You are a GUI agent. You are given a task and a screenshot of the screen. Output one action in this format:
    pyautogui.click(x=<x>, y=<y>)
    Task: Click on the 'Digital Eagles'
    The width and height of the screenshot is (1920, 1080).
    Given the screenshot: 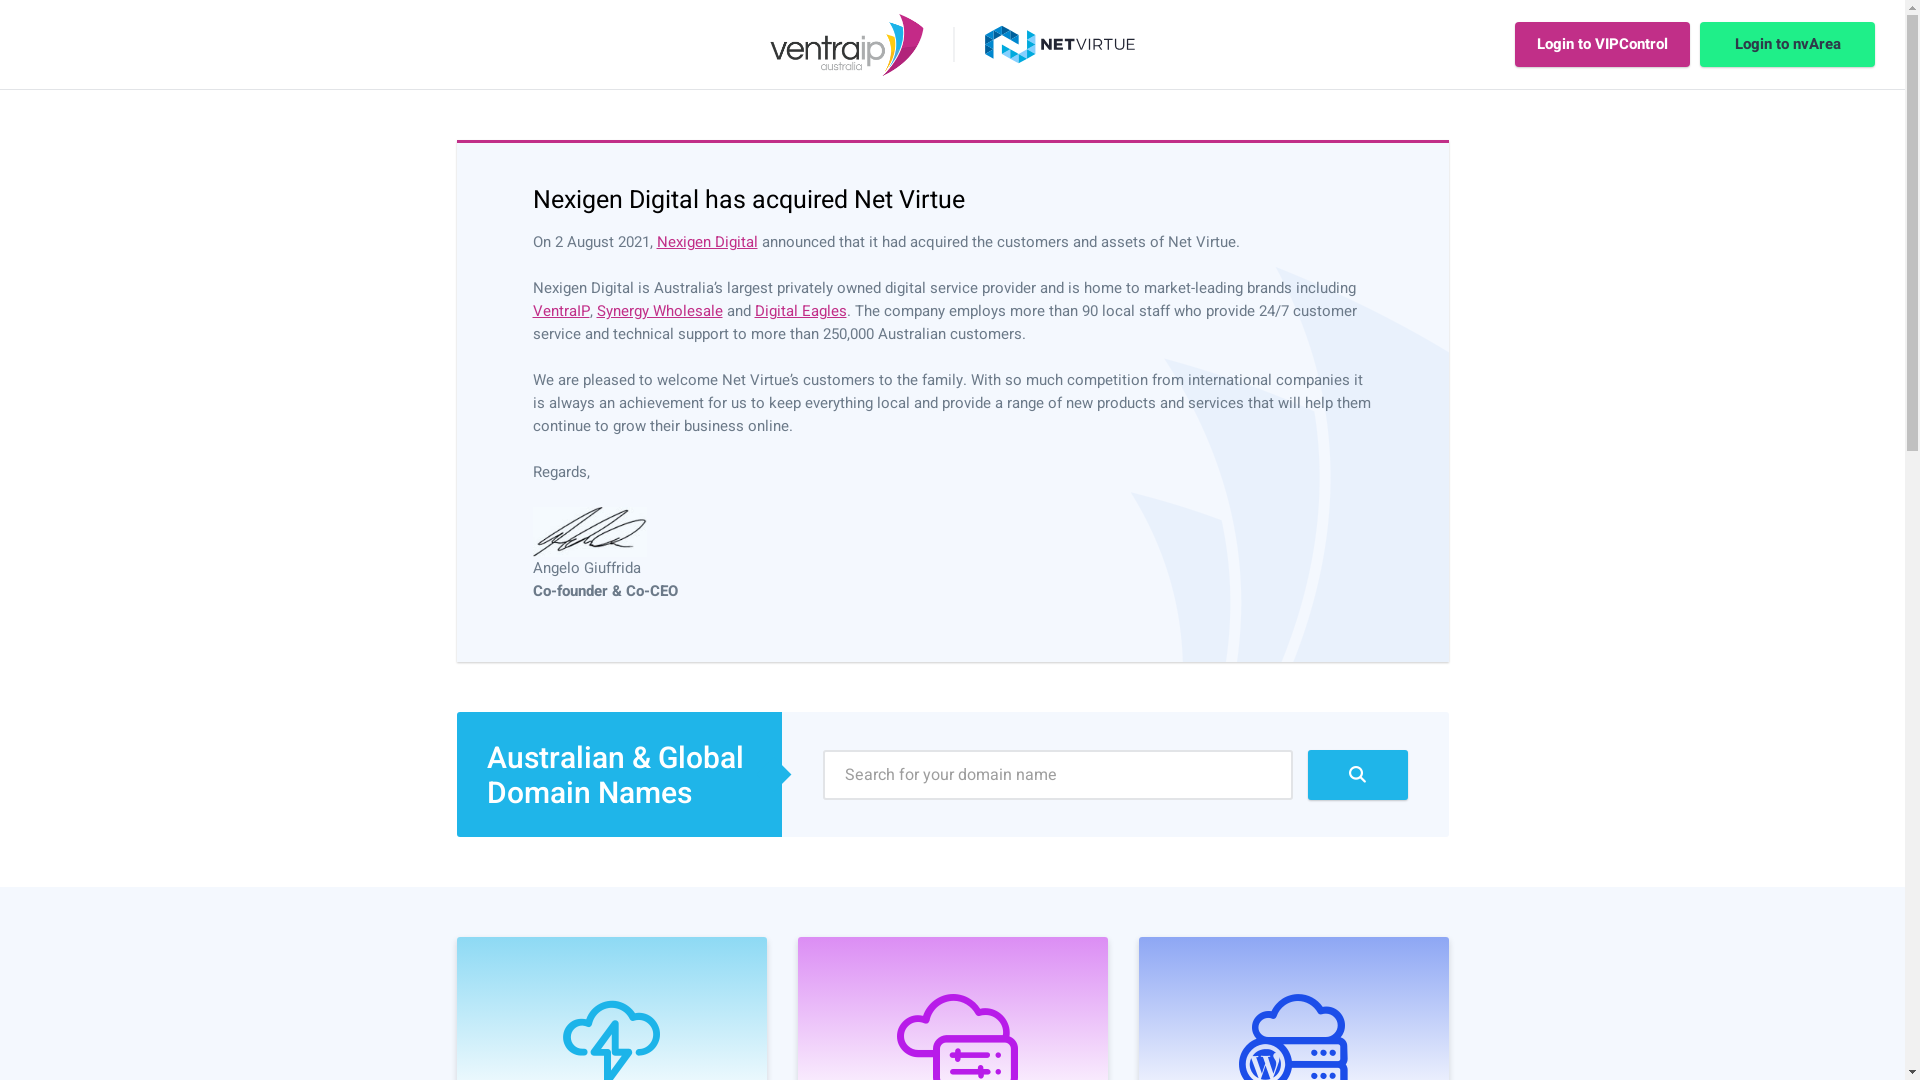 What is the action you would take?
    pyautogui.click(x=752, y=311)
    